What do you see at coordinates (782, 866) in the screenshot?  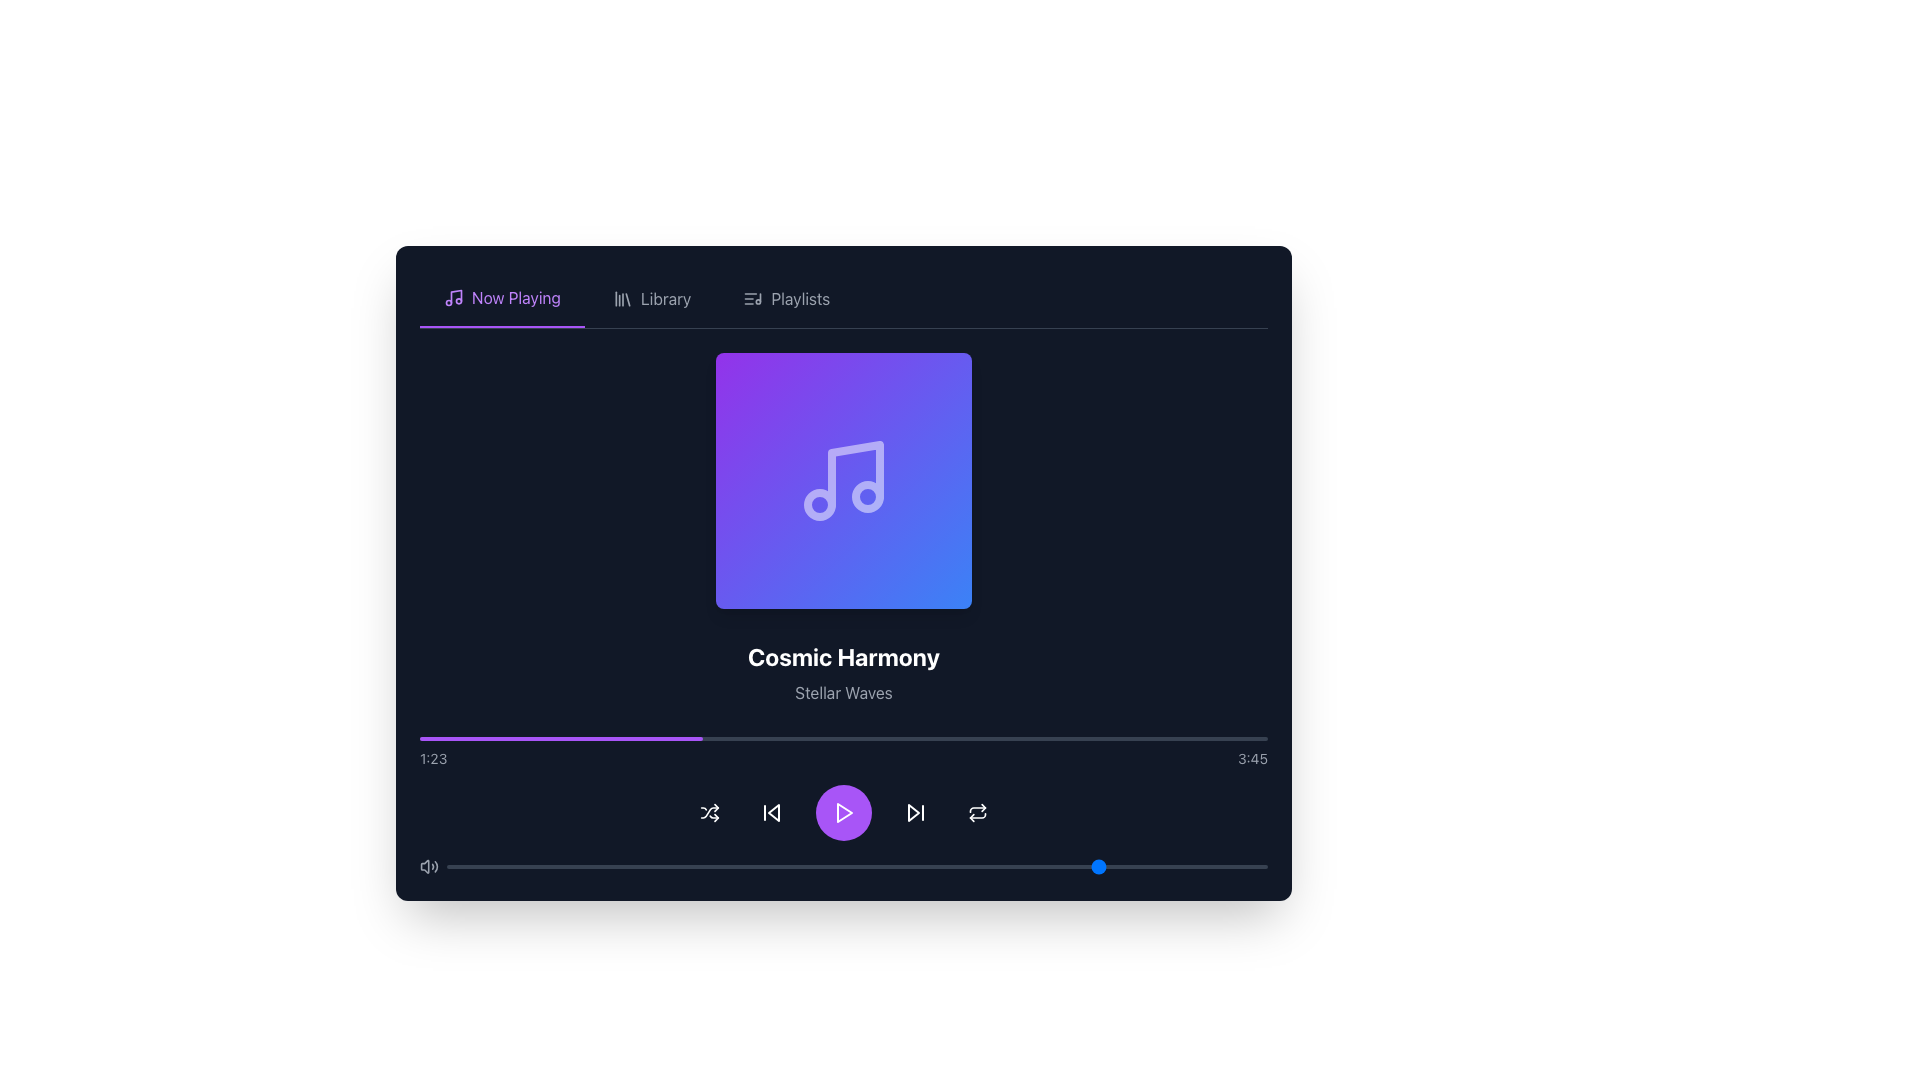 I see `the slider` at bounding box center [782, 866].